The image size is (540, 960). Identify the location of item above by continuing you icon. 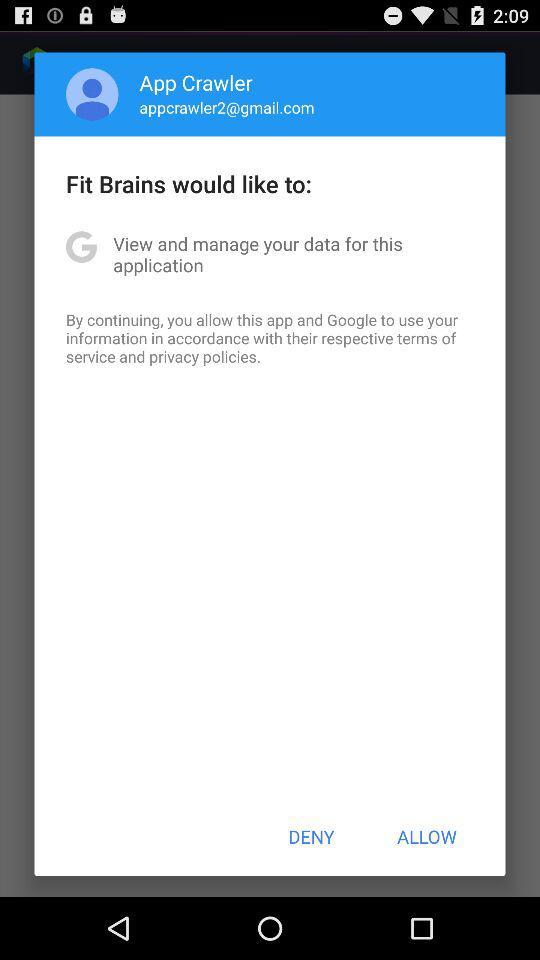
(270, 253).